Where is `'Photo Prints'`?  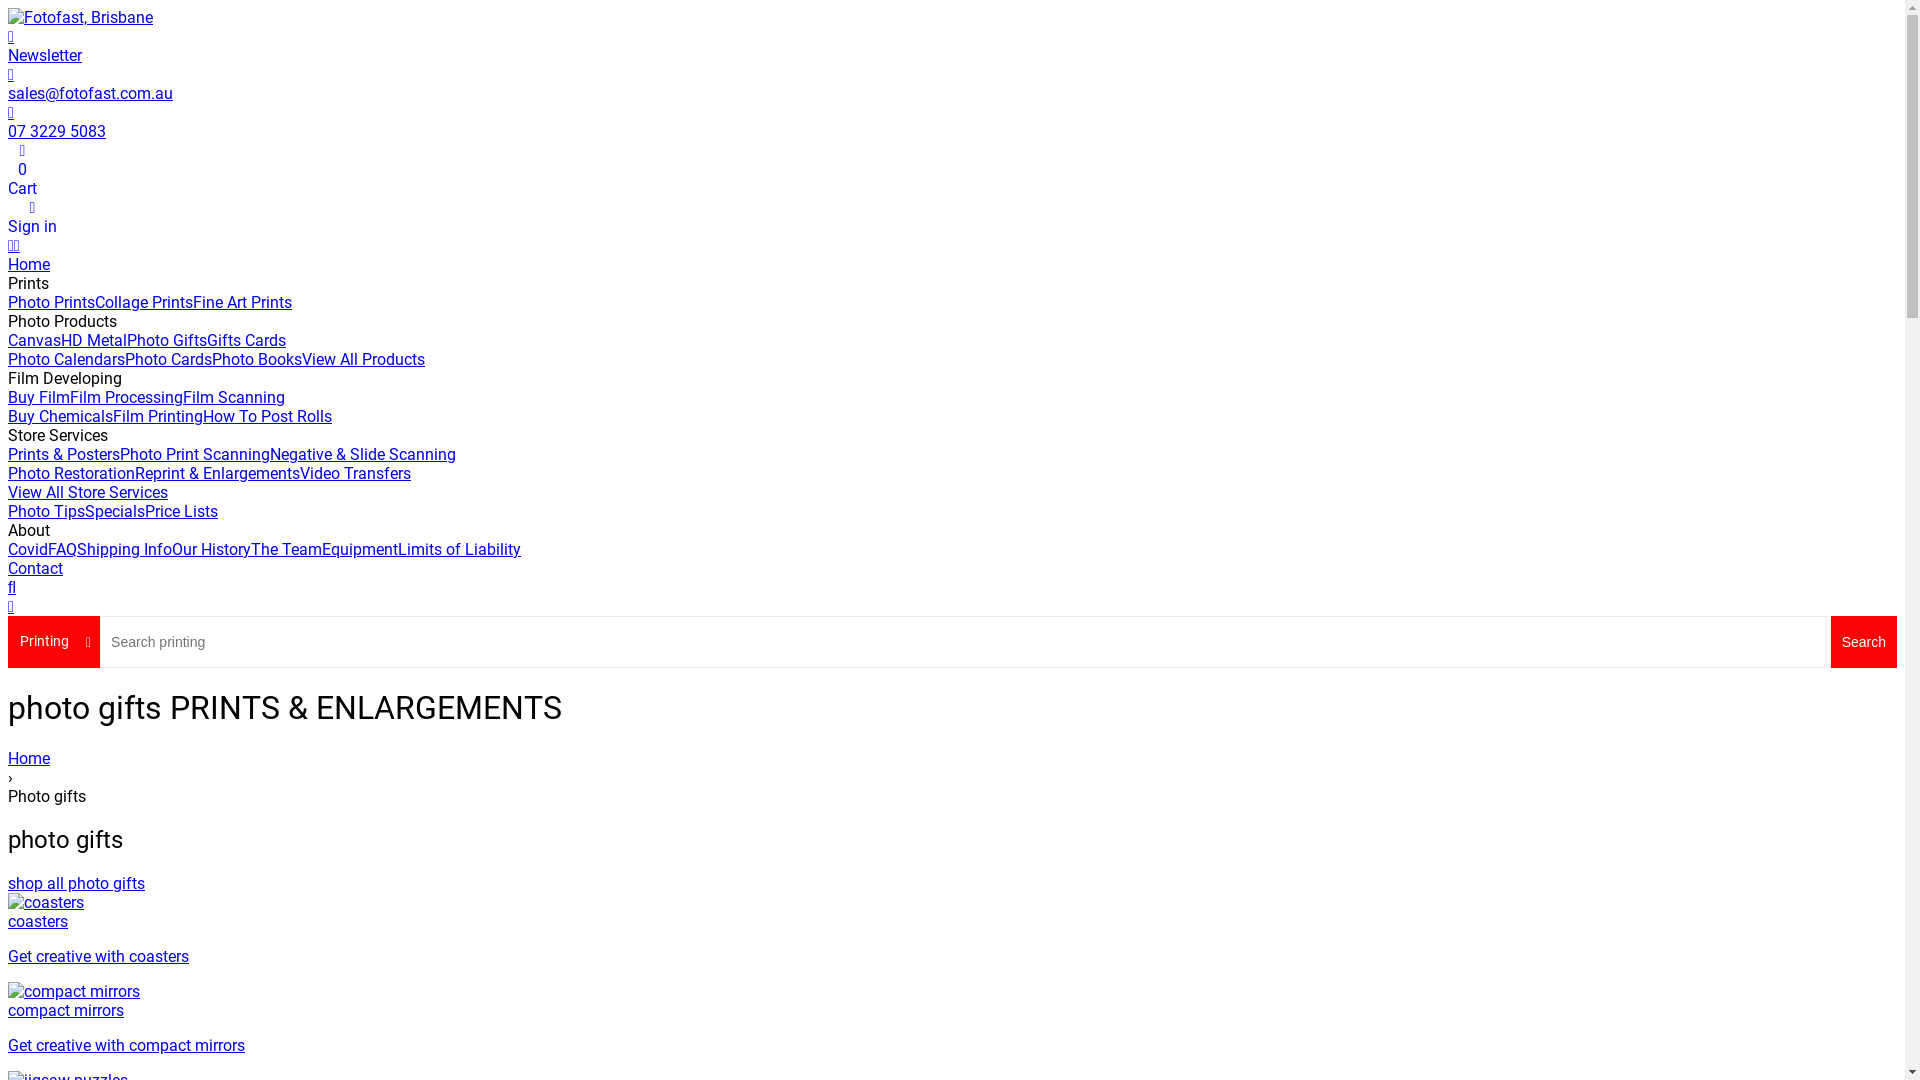
'Photo Prints' is located at coordinates (51, 302).